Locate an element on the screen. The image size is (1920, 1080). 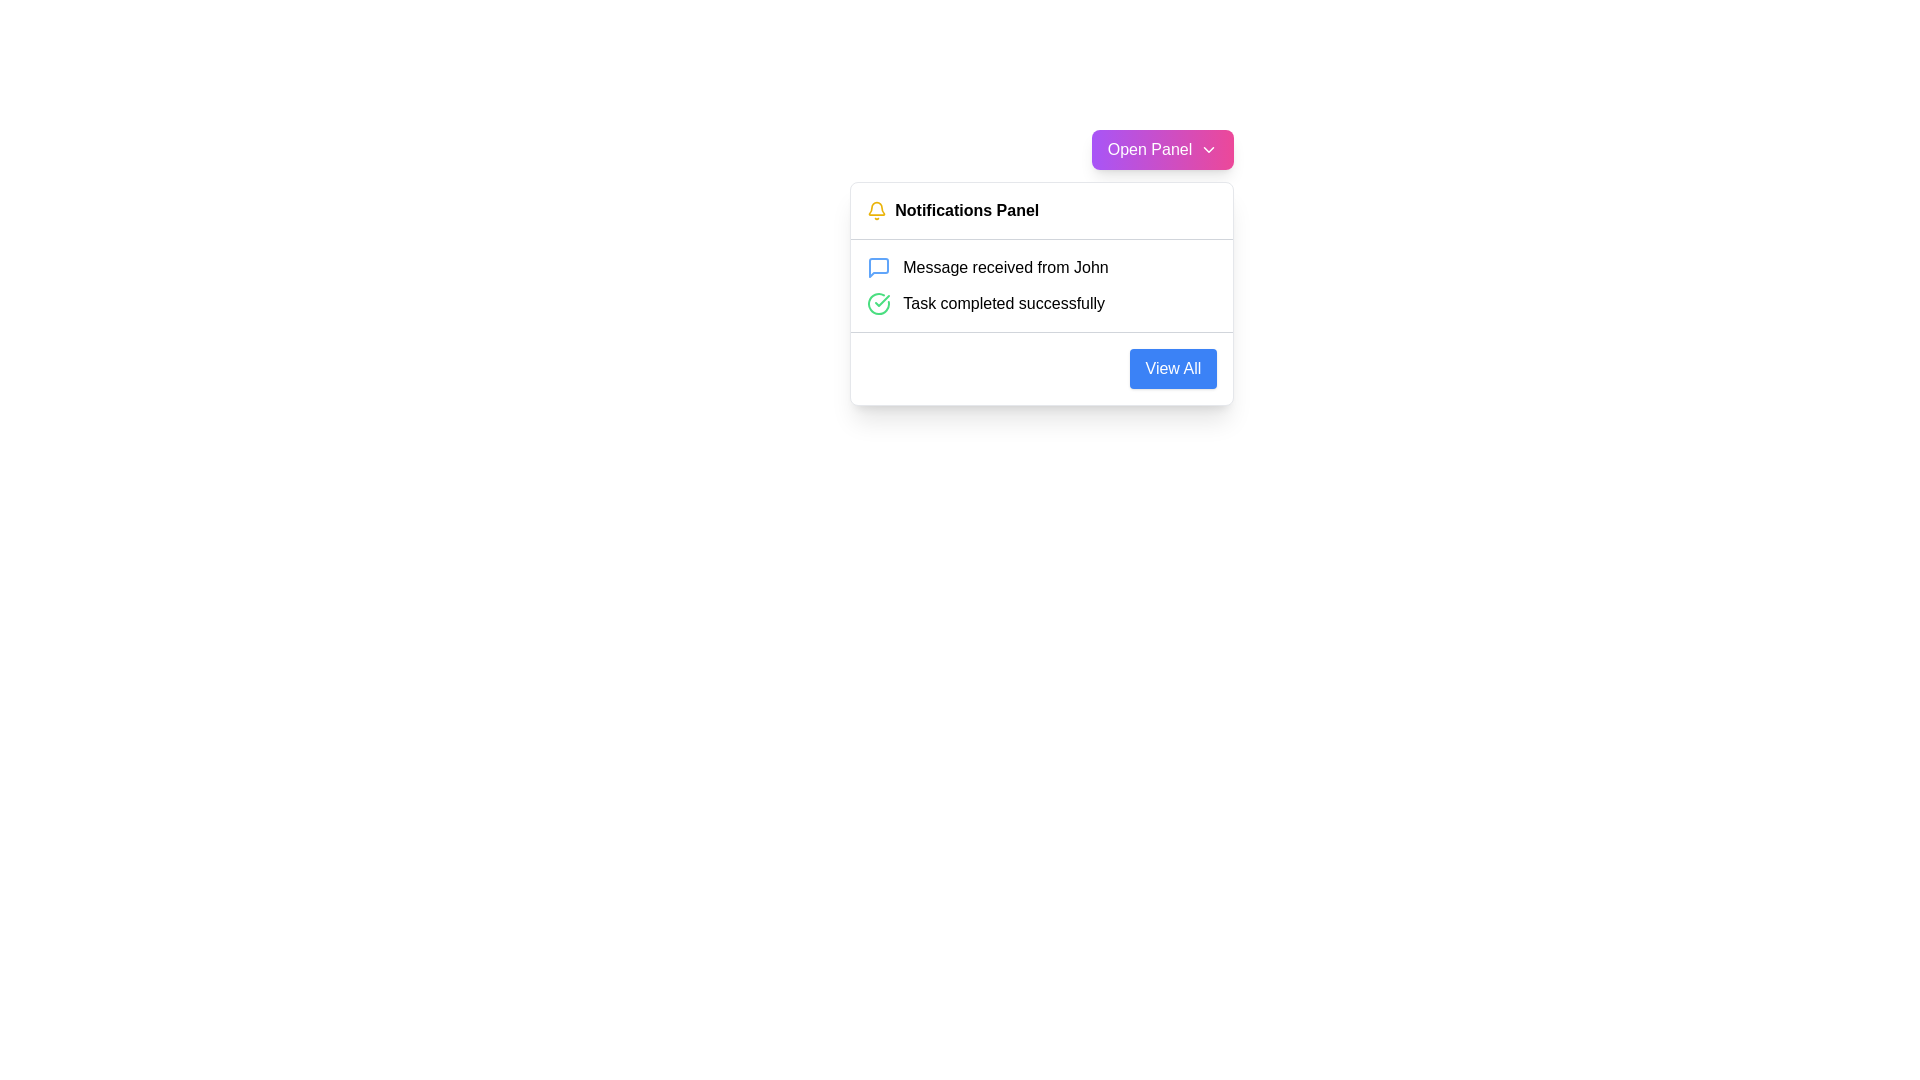
the message notification icon located in the second row next to the text 'Message received from John.' is located at coordinates (879, 266).